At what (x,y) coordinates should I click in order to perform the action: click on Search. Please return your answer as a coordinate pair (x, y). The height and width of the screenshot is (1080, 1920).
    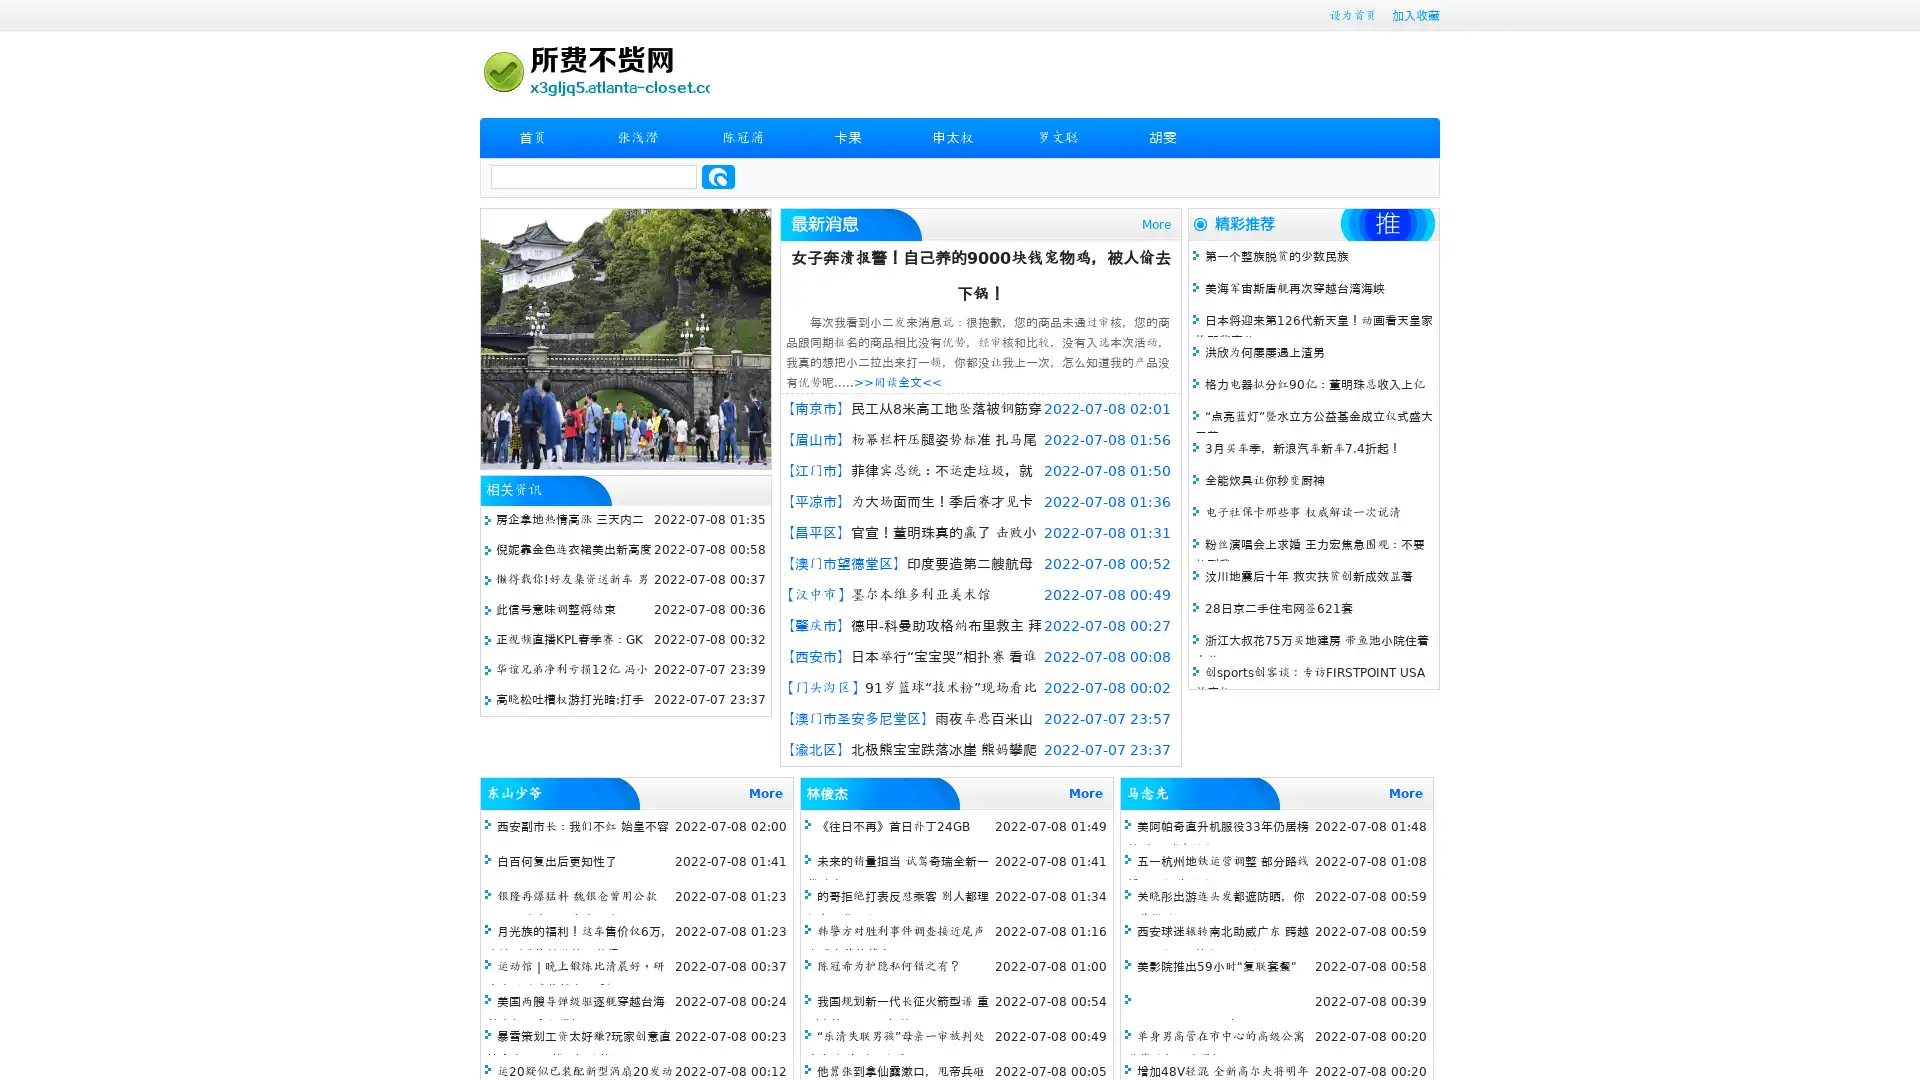
    Looking at the image, I should click on (718, 176).